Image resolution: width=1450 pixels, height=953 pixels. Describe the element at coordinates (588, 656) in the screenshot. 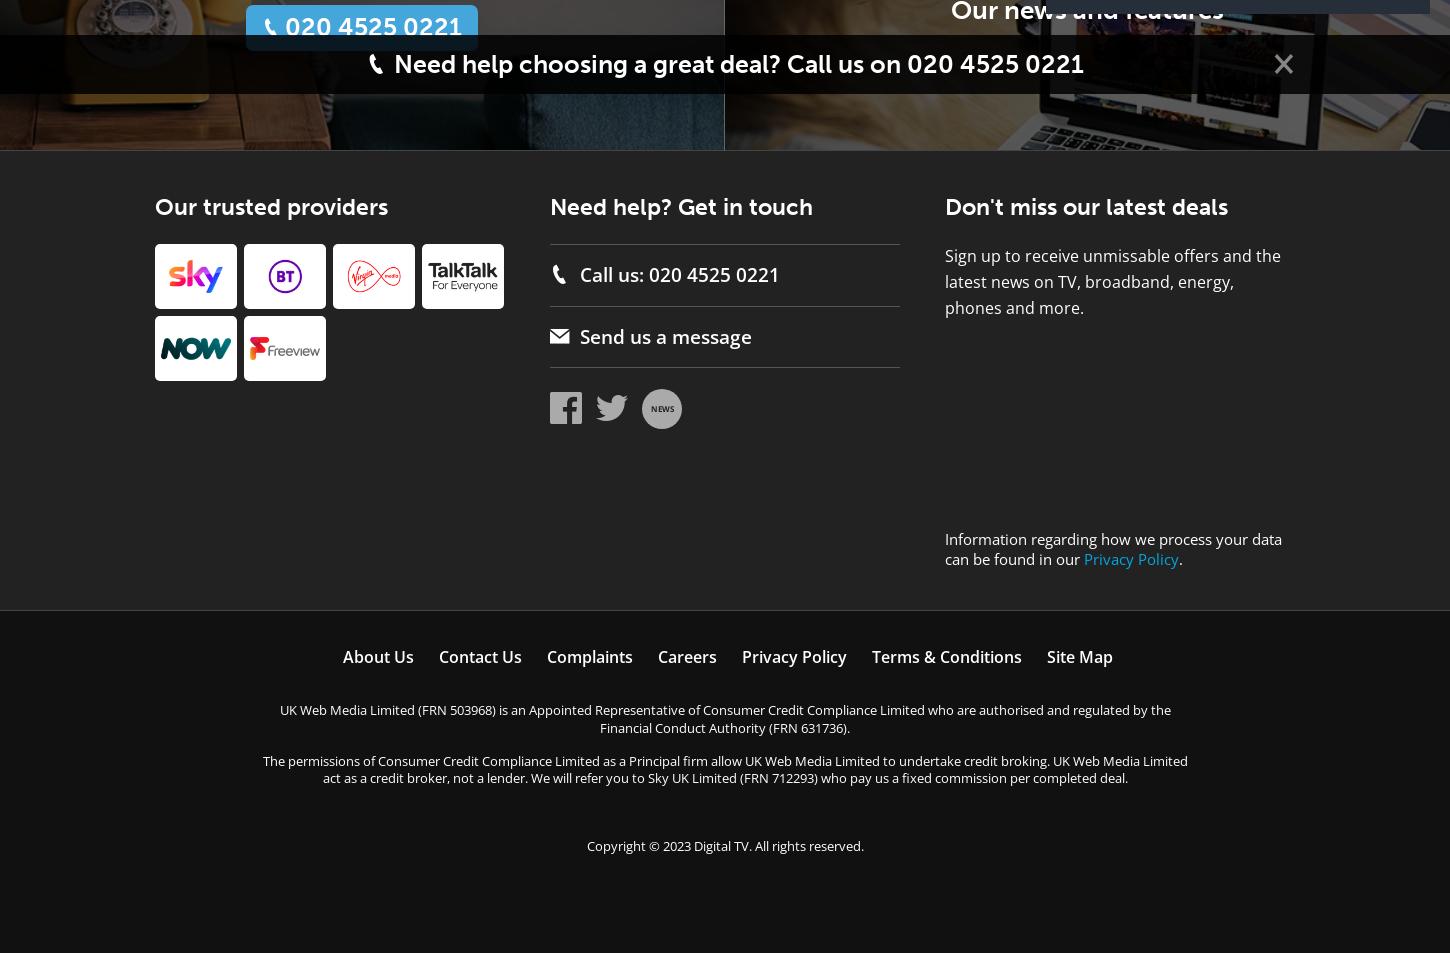

I see `'Complaints'` at that location.